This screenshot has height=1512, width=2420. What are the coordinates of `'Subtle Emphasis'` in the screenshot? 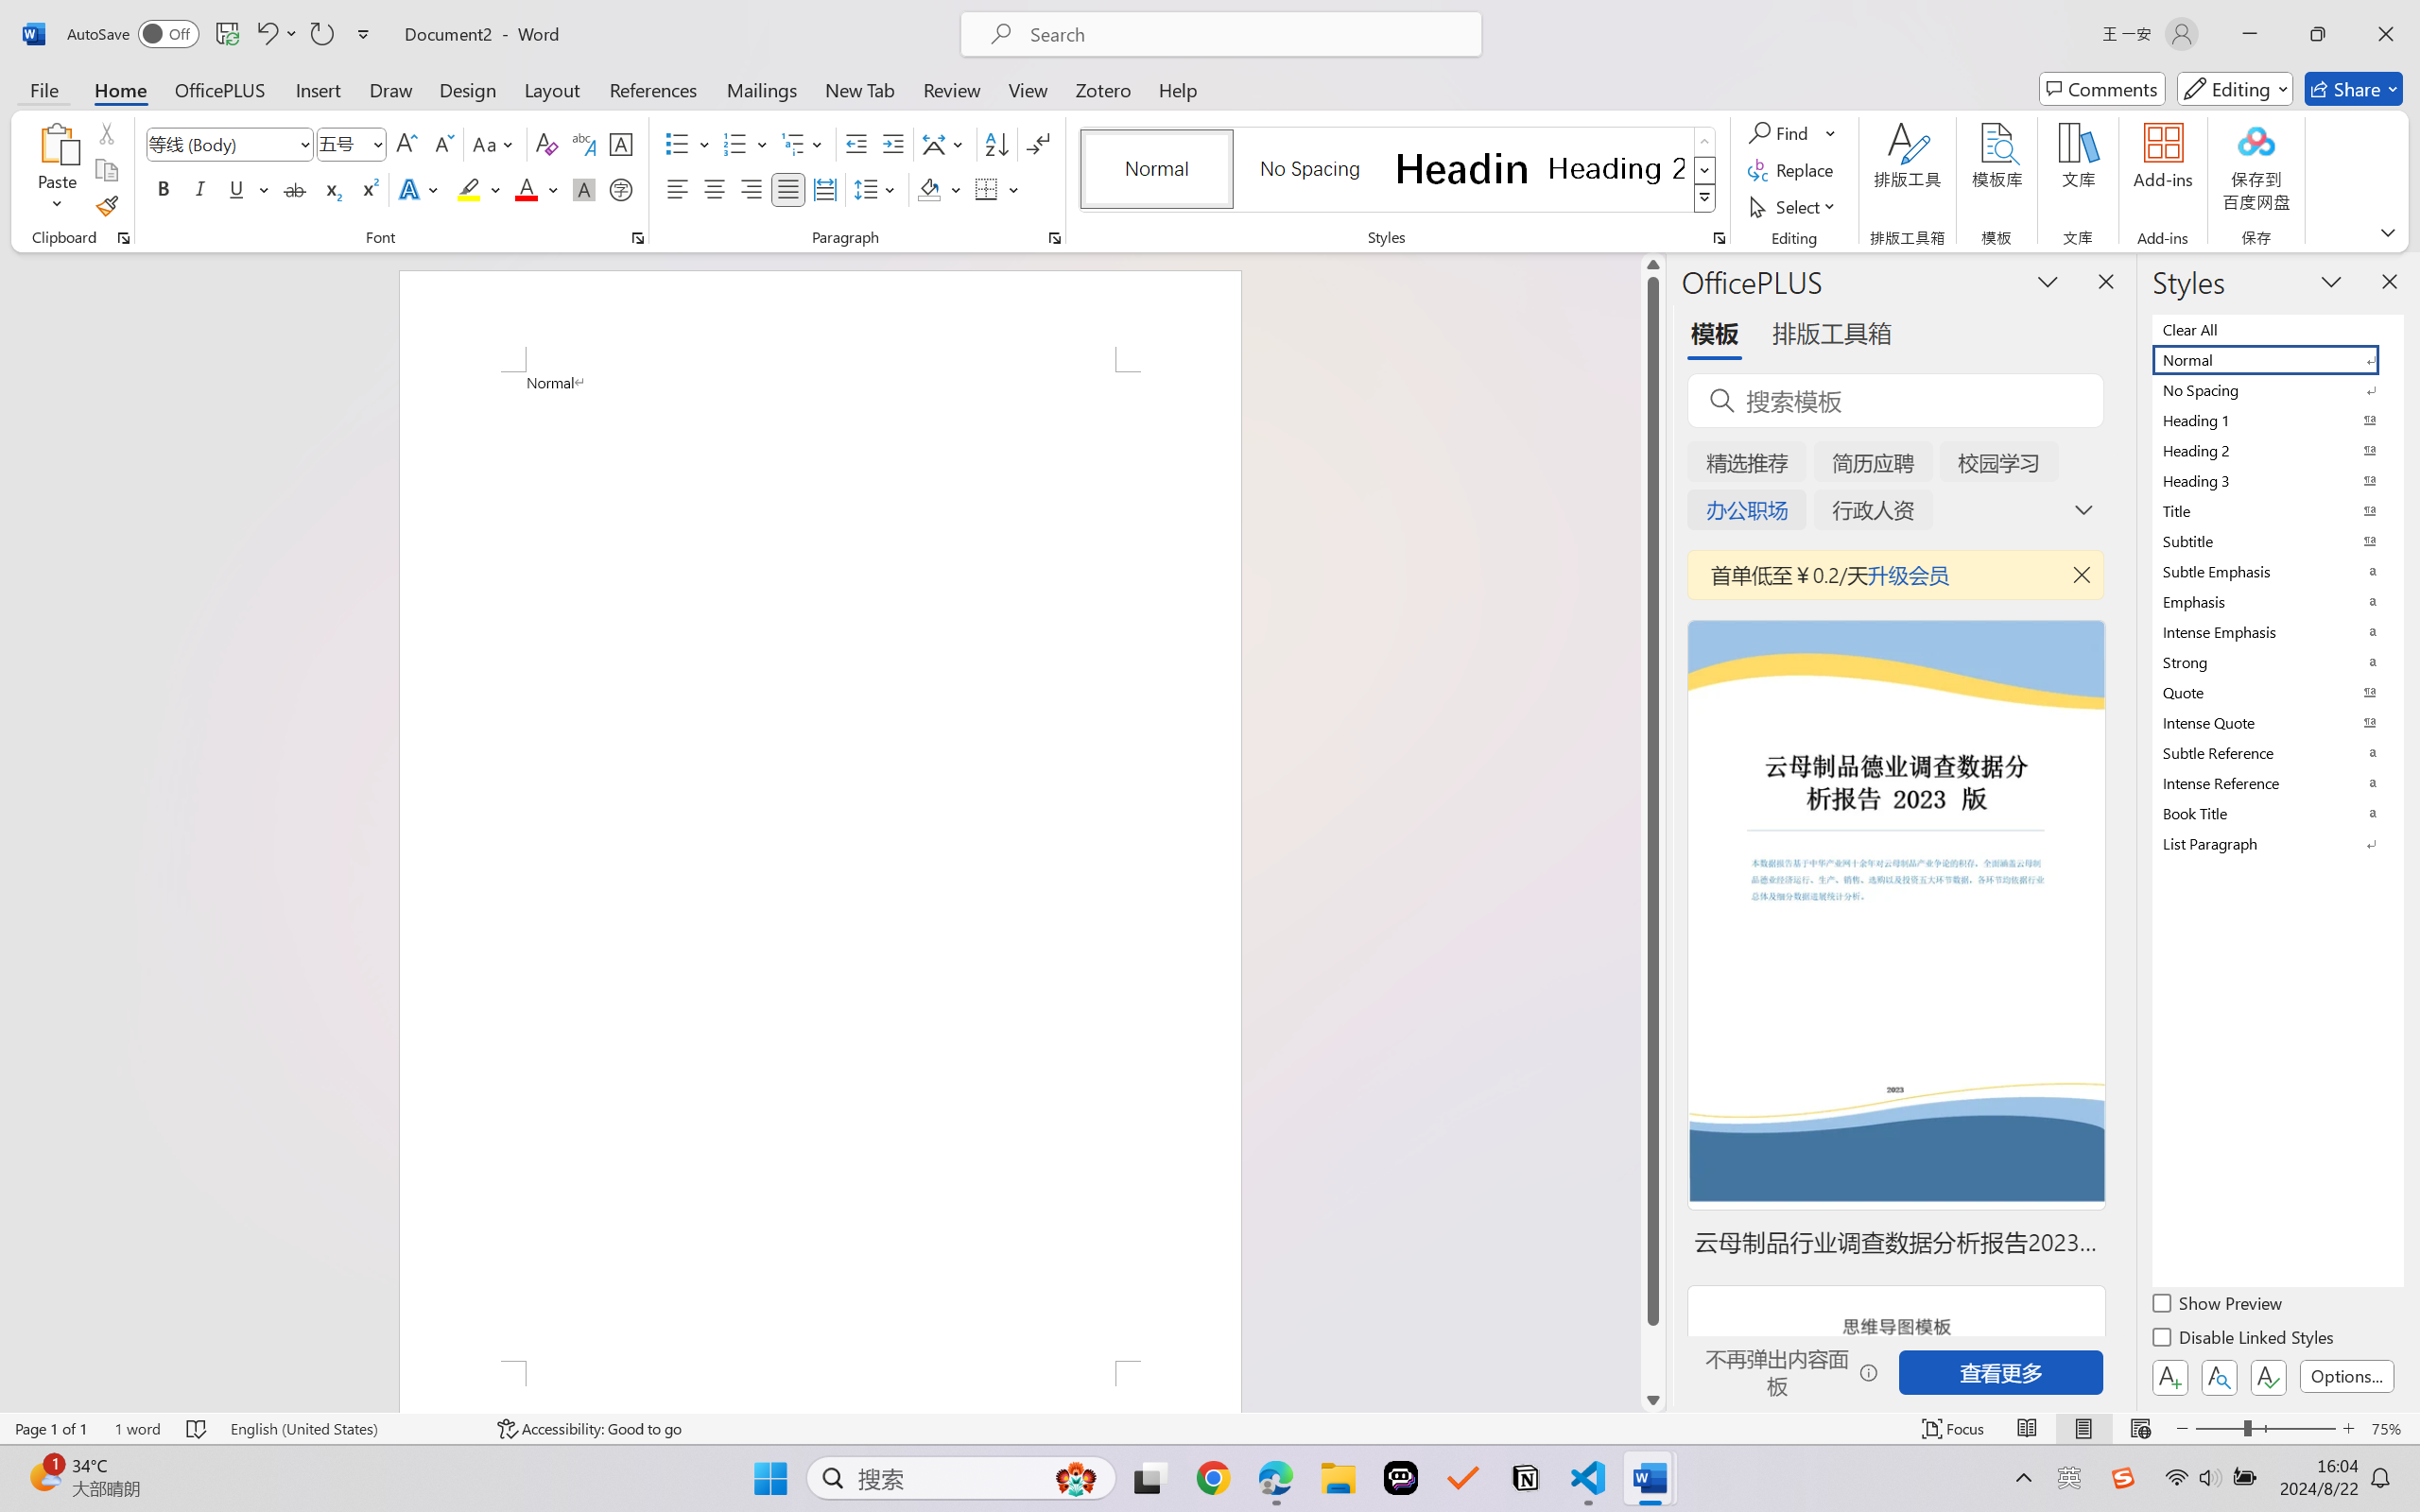 It's located at (2275, 570).